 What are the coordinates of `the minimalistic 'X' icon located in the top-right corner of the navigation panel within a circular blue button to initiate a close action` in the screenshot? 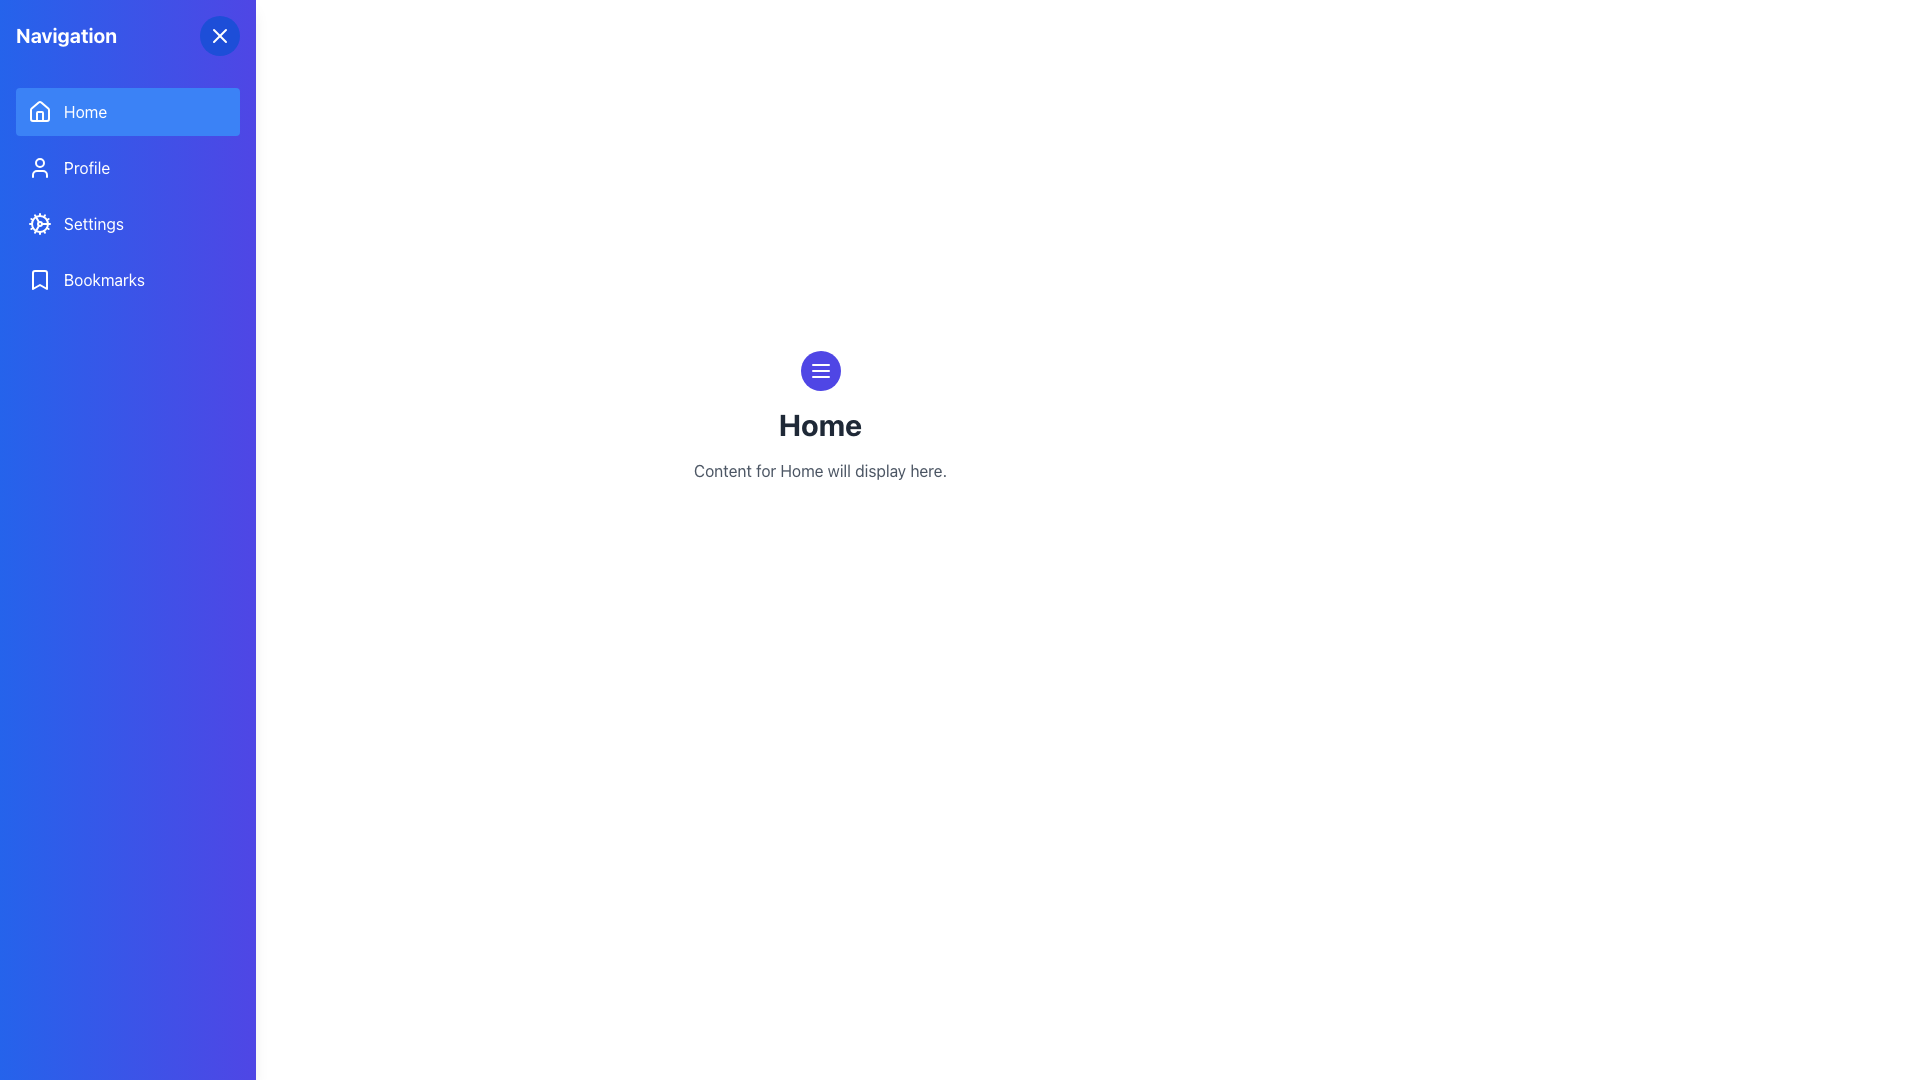 It's located at (220, 35).